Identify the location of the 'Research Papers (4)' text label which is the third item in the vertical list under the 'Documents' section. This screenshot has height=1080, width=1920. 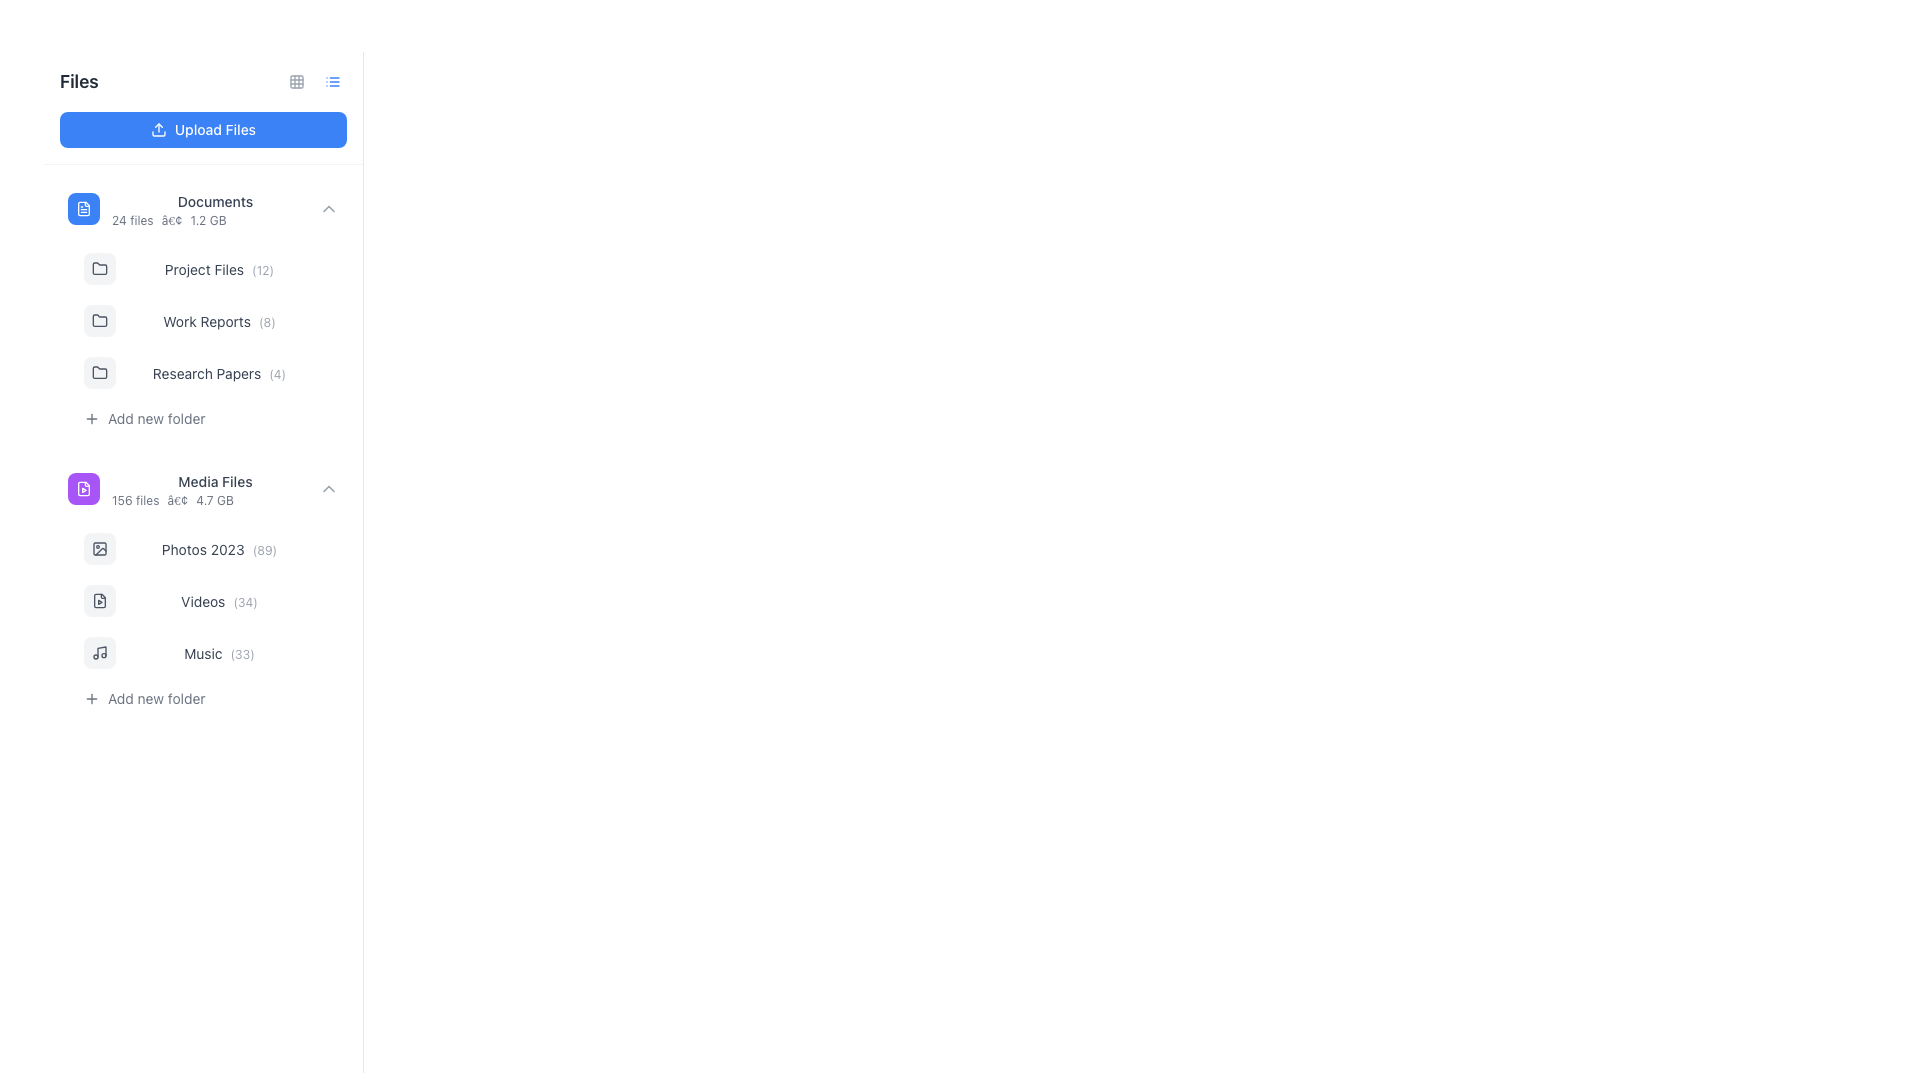
(219, 373).